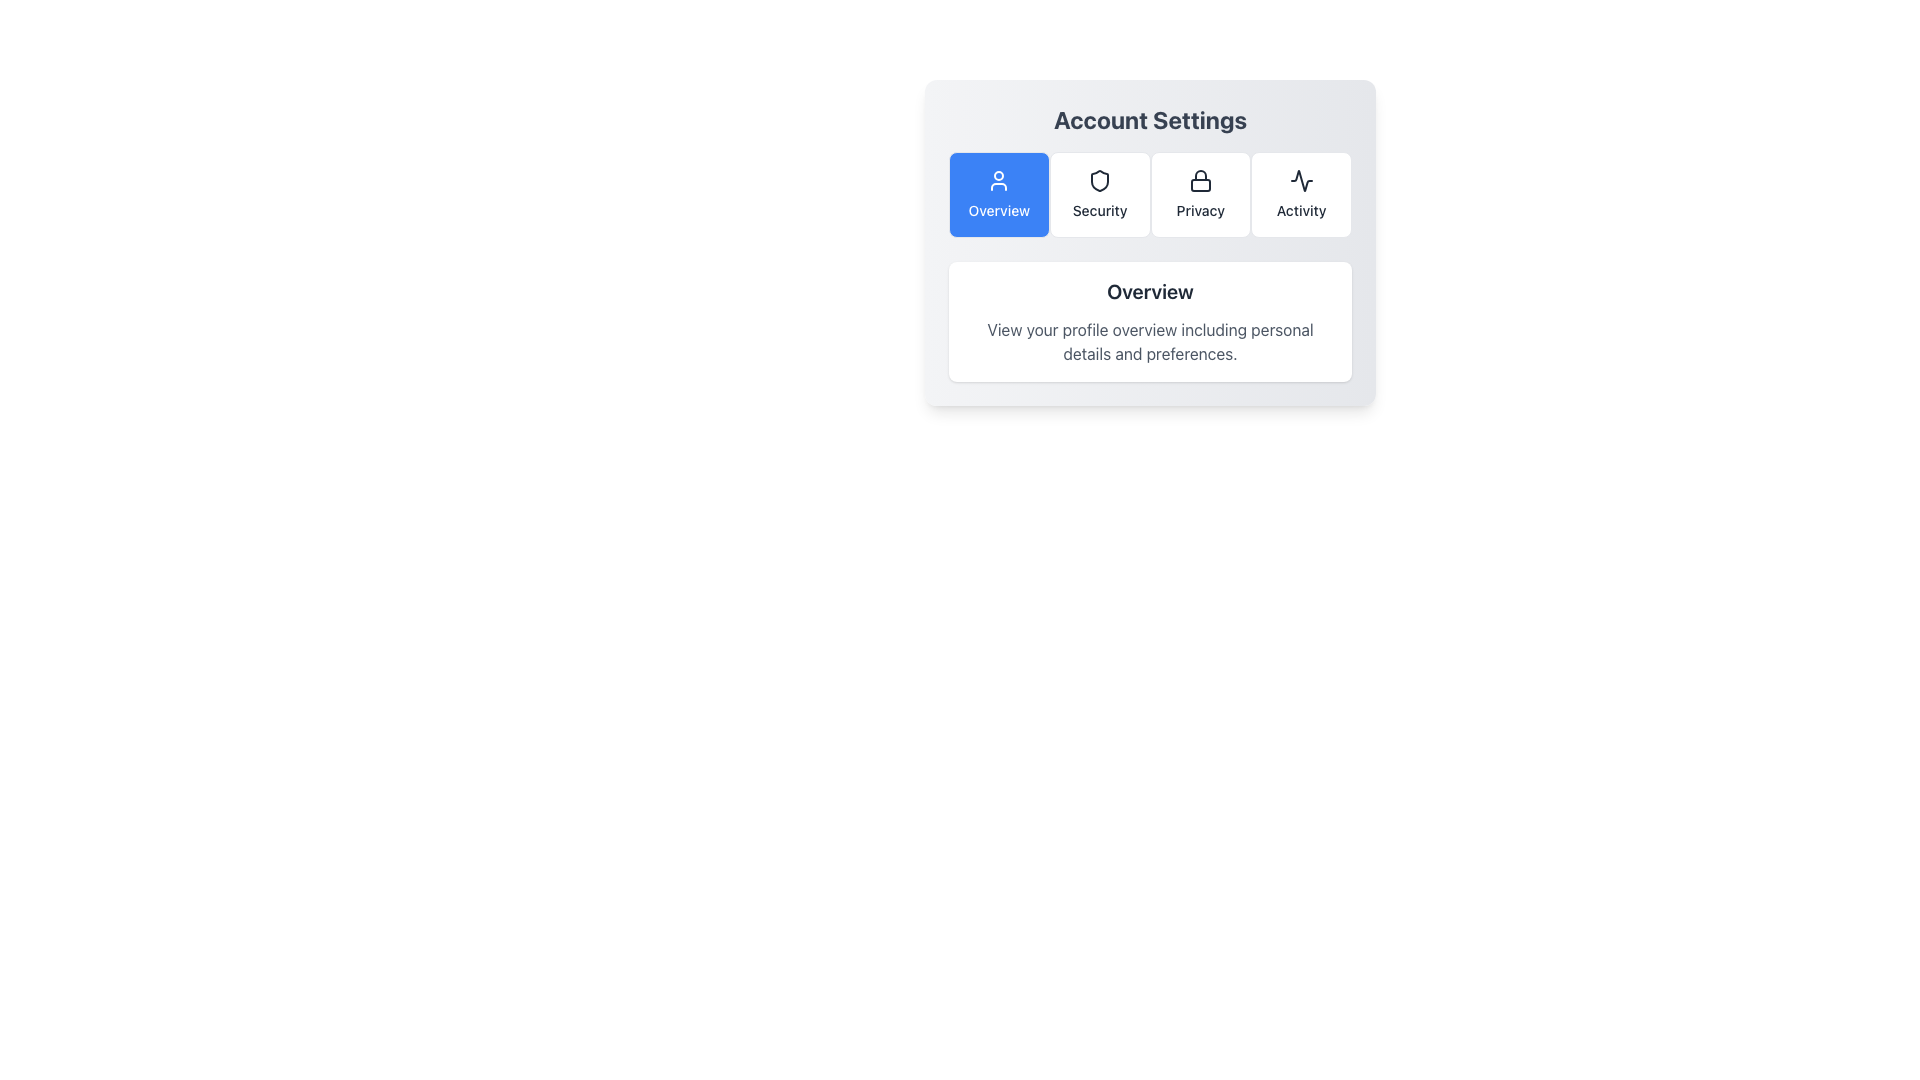  Describe the element at coordinates (1200, 211) in the screenshot. I see `the 'Privacy' label in the settings menu` at that location.